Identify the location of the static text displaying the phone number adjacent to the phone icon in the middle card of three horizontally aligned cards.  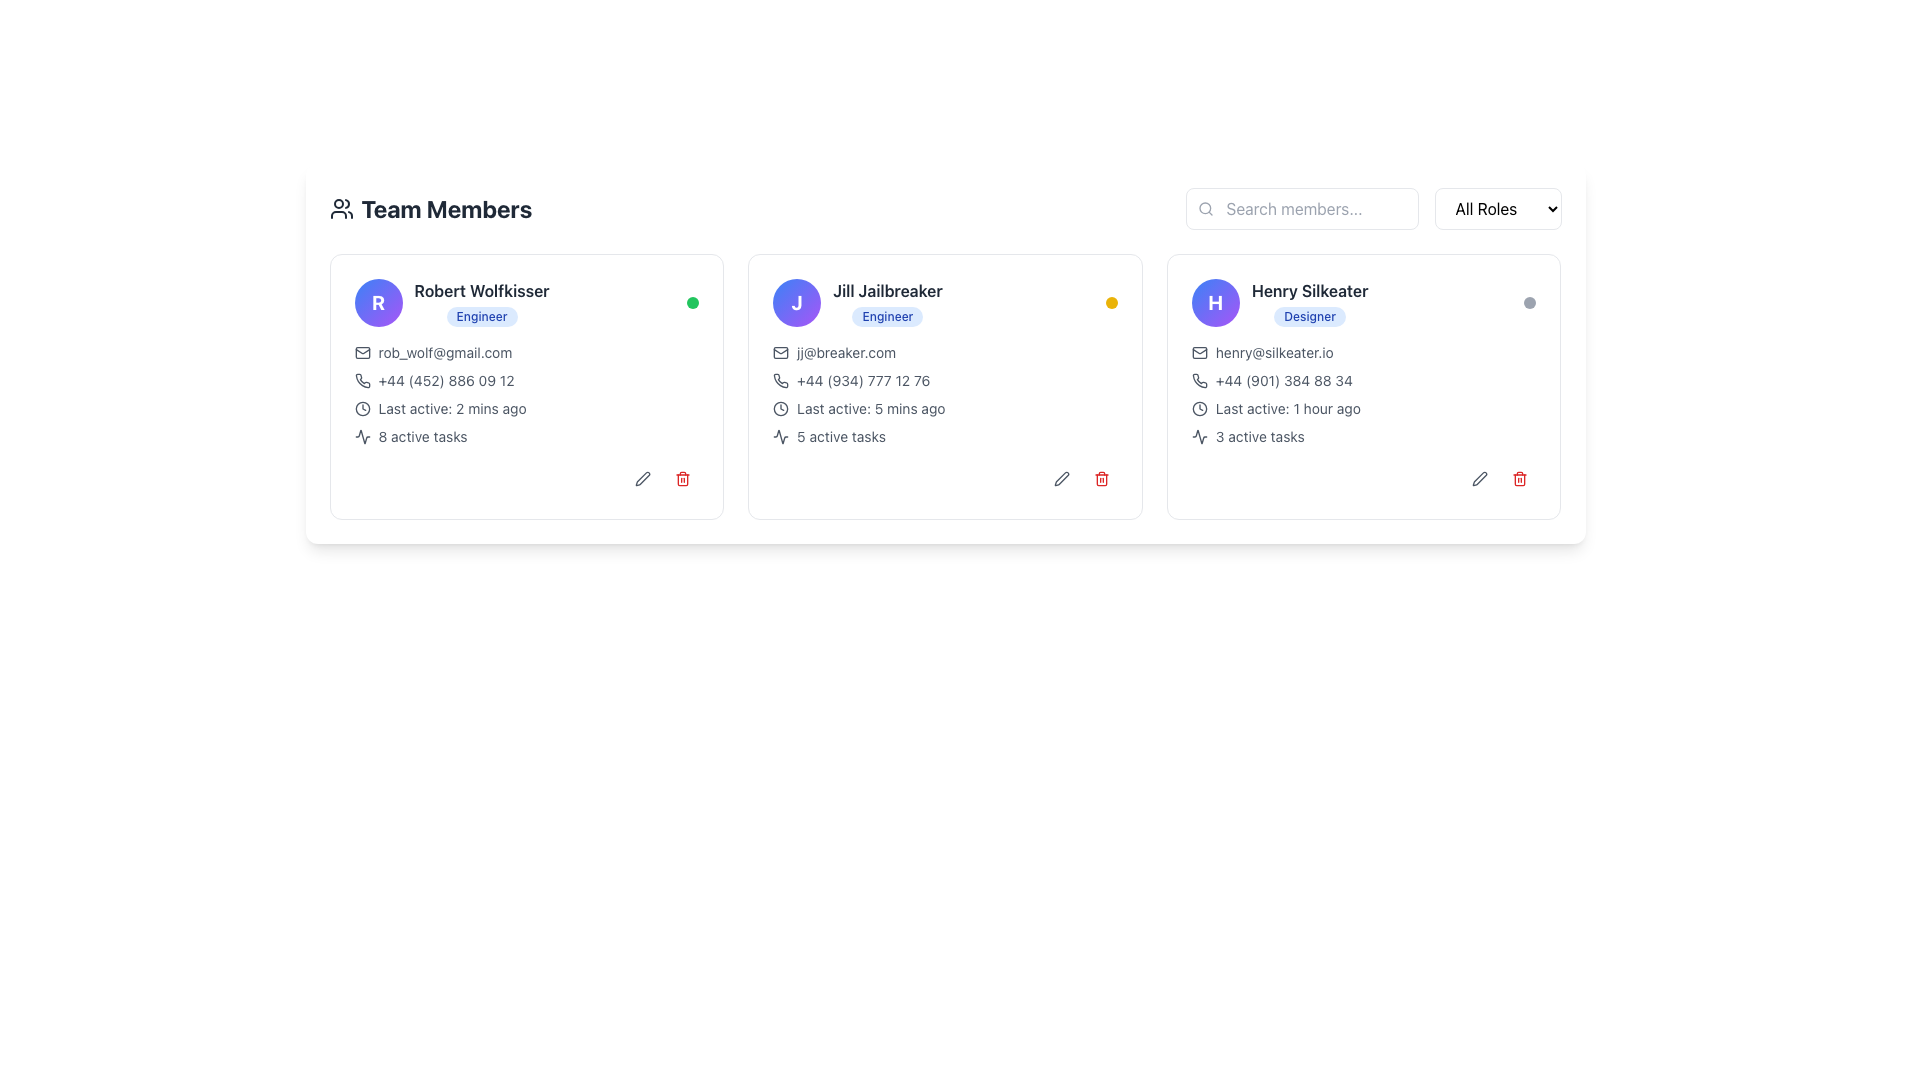
(863, 381).